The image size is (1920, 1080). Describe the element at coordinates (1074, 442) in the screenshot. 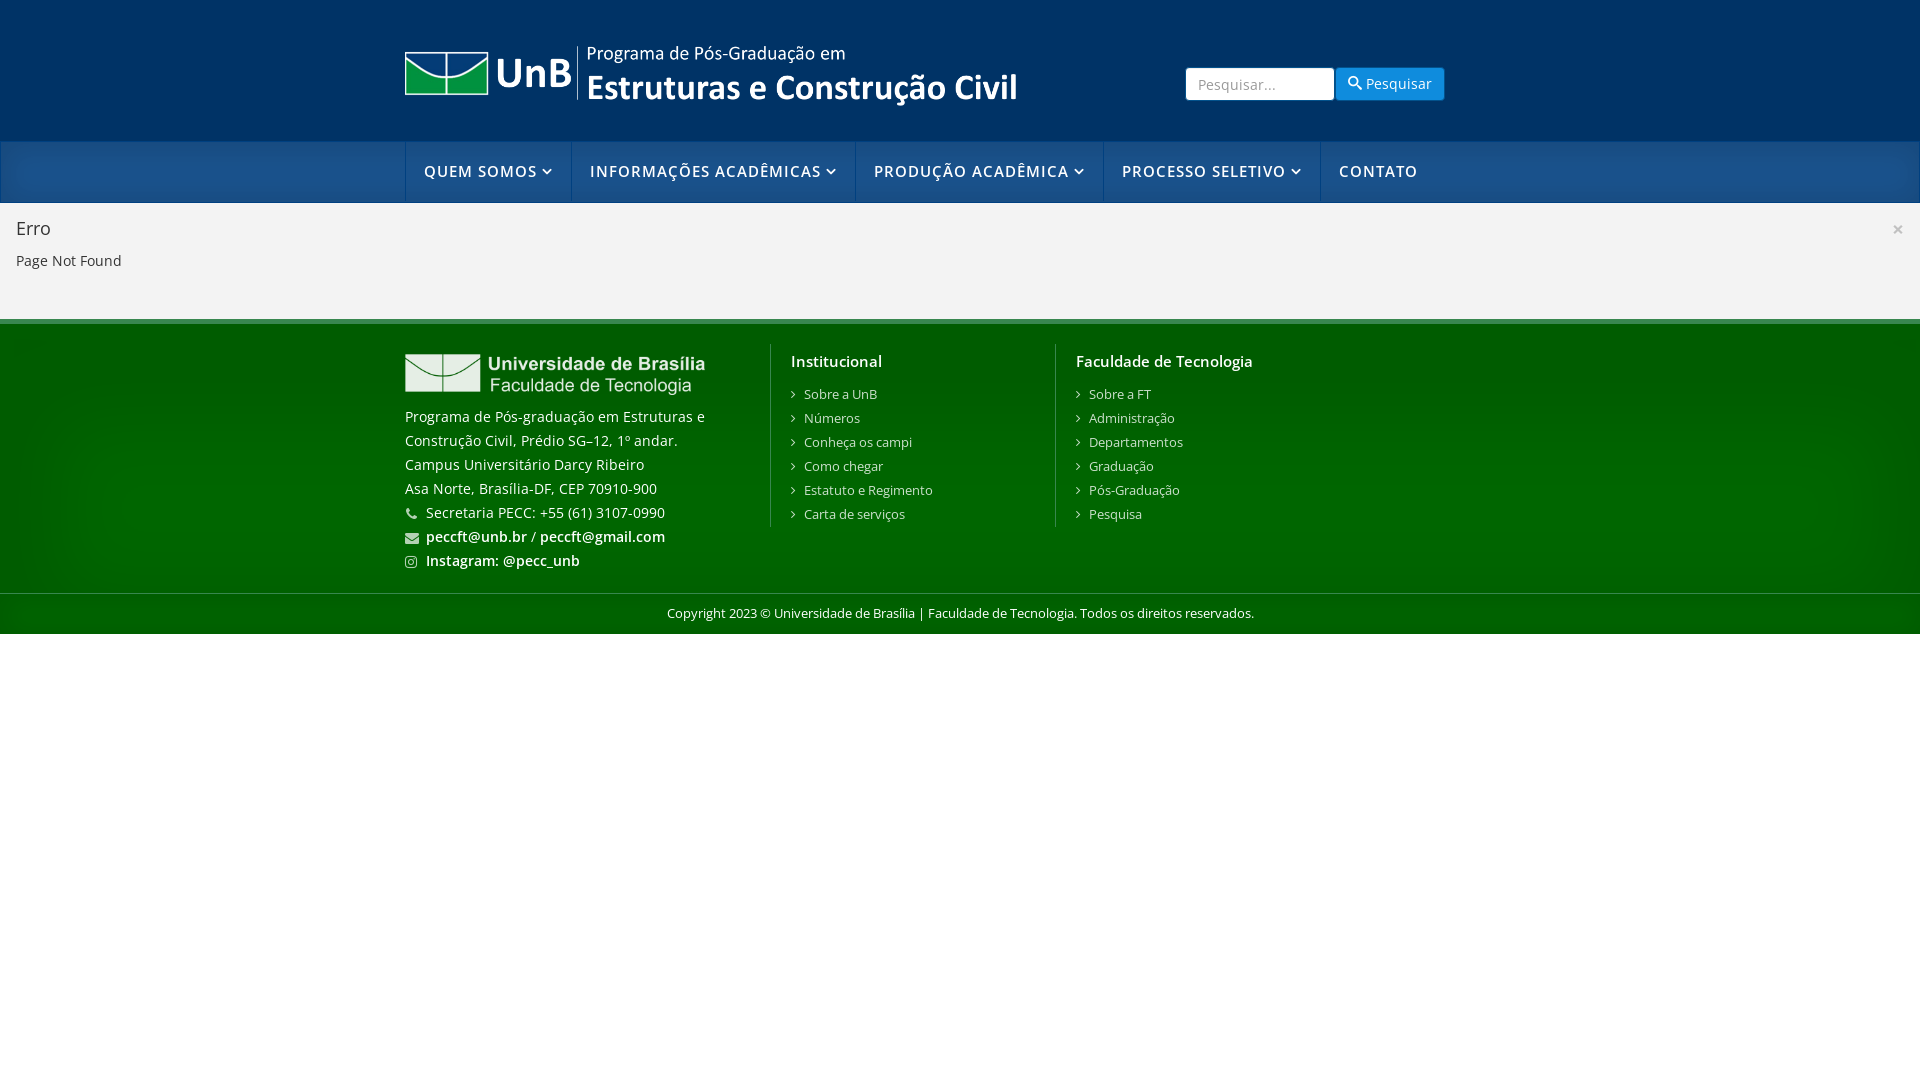

I see `'Departamentos'` at that location.